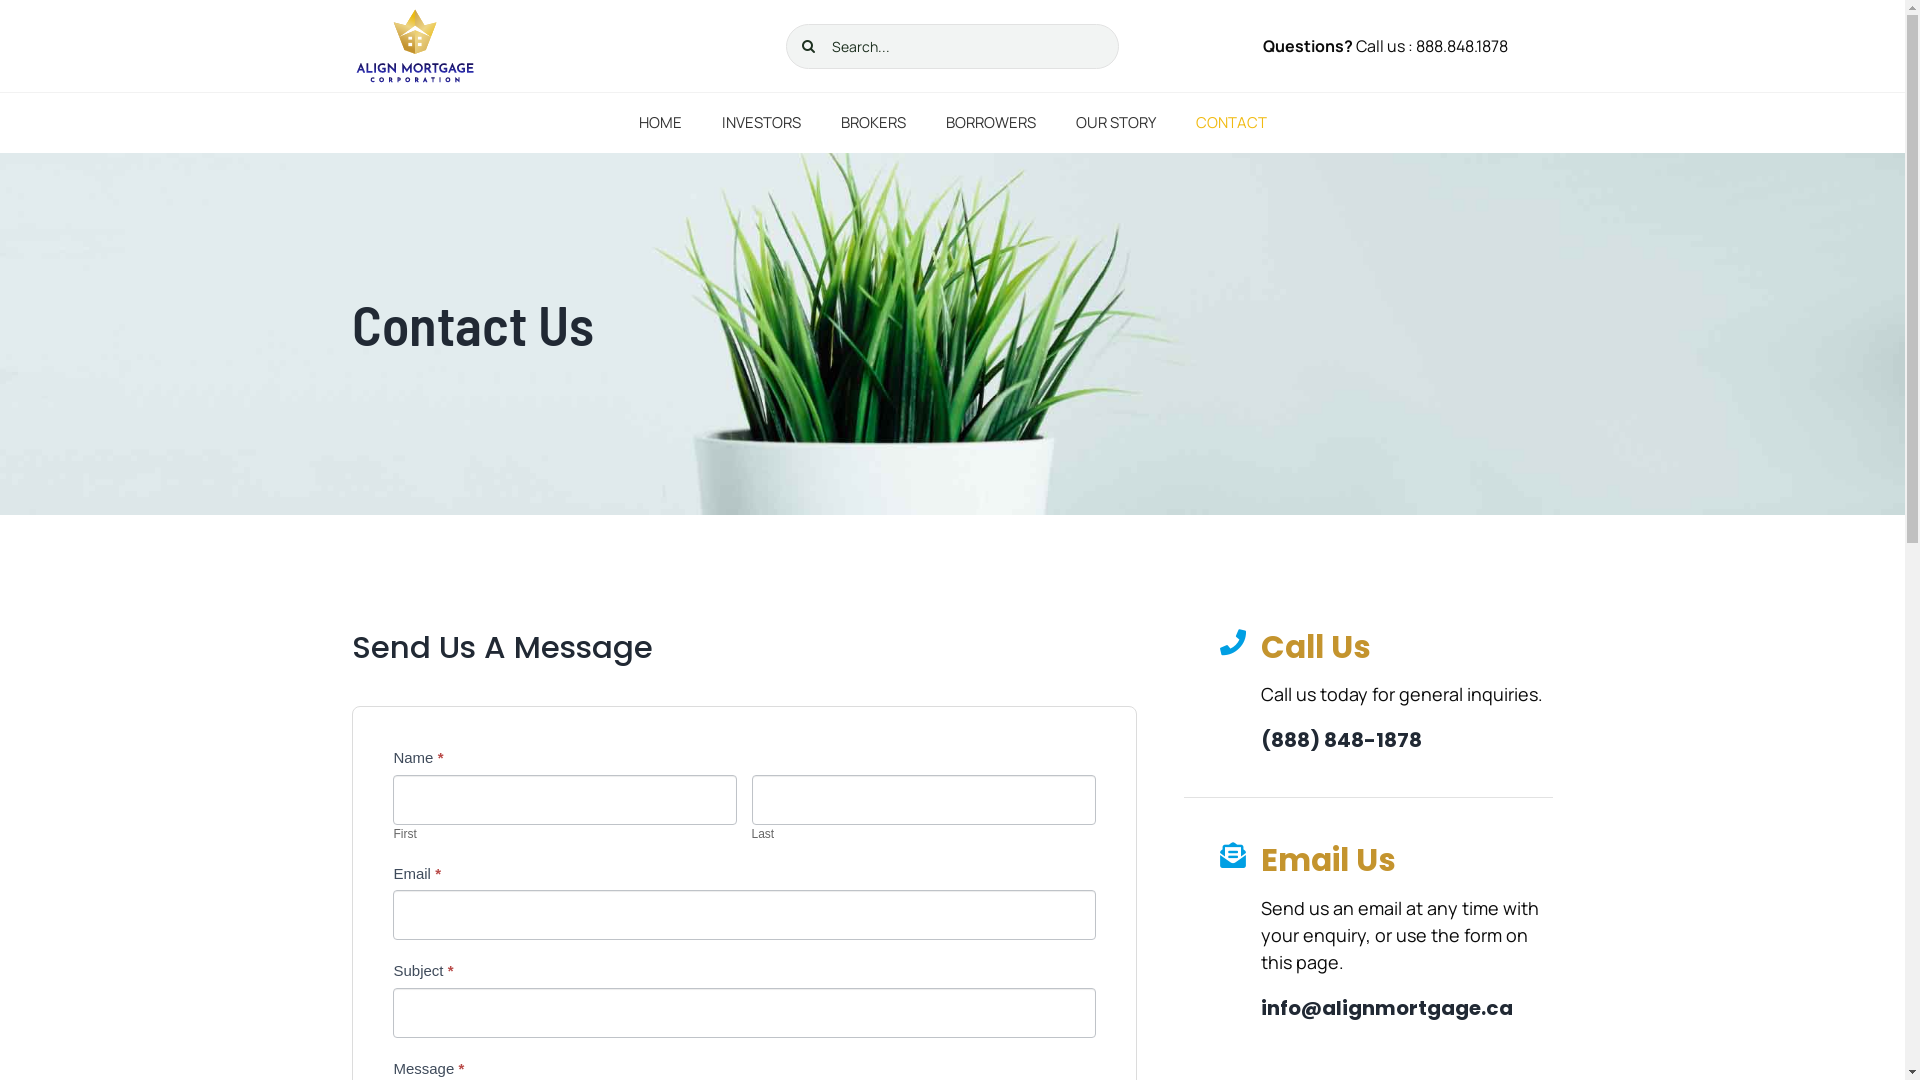  Describe the element at coordinates (872, 123) in the screenshot. I see `'BROKERS'` at that location.